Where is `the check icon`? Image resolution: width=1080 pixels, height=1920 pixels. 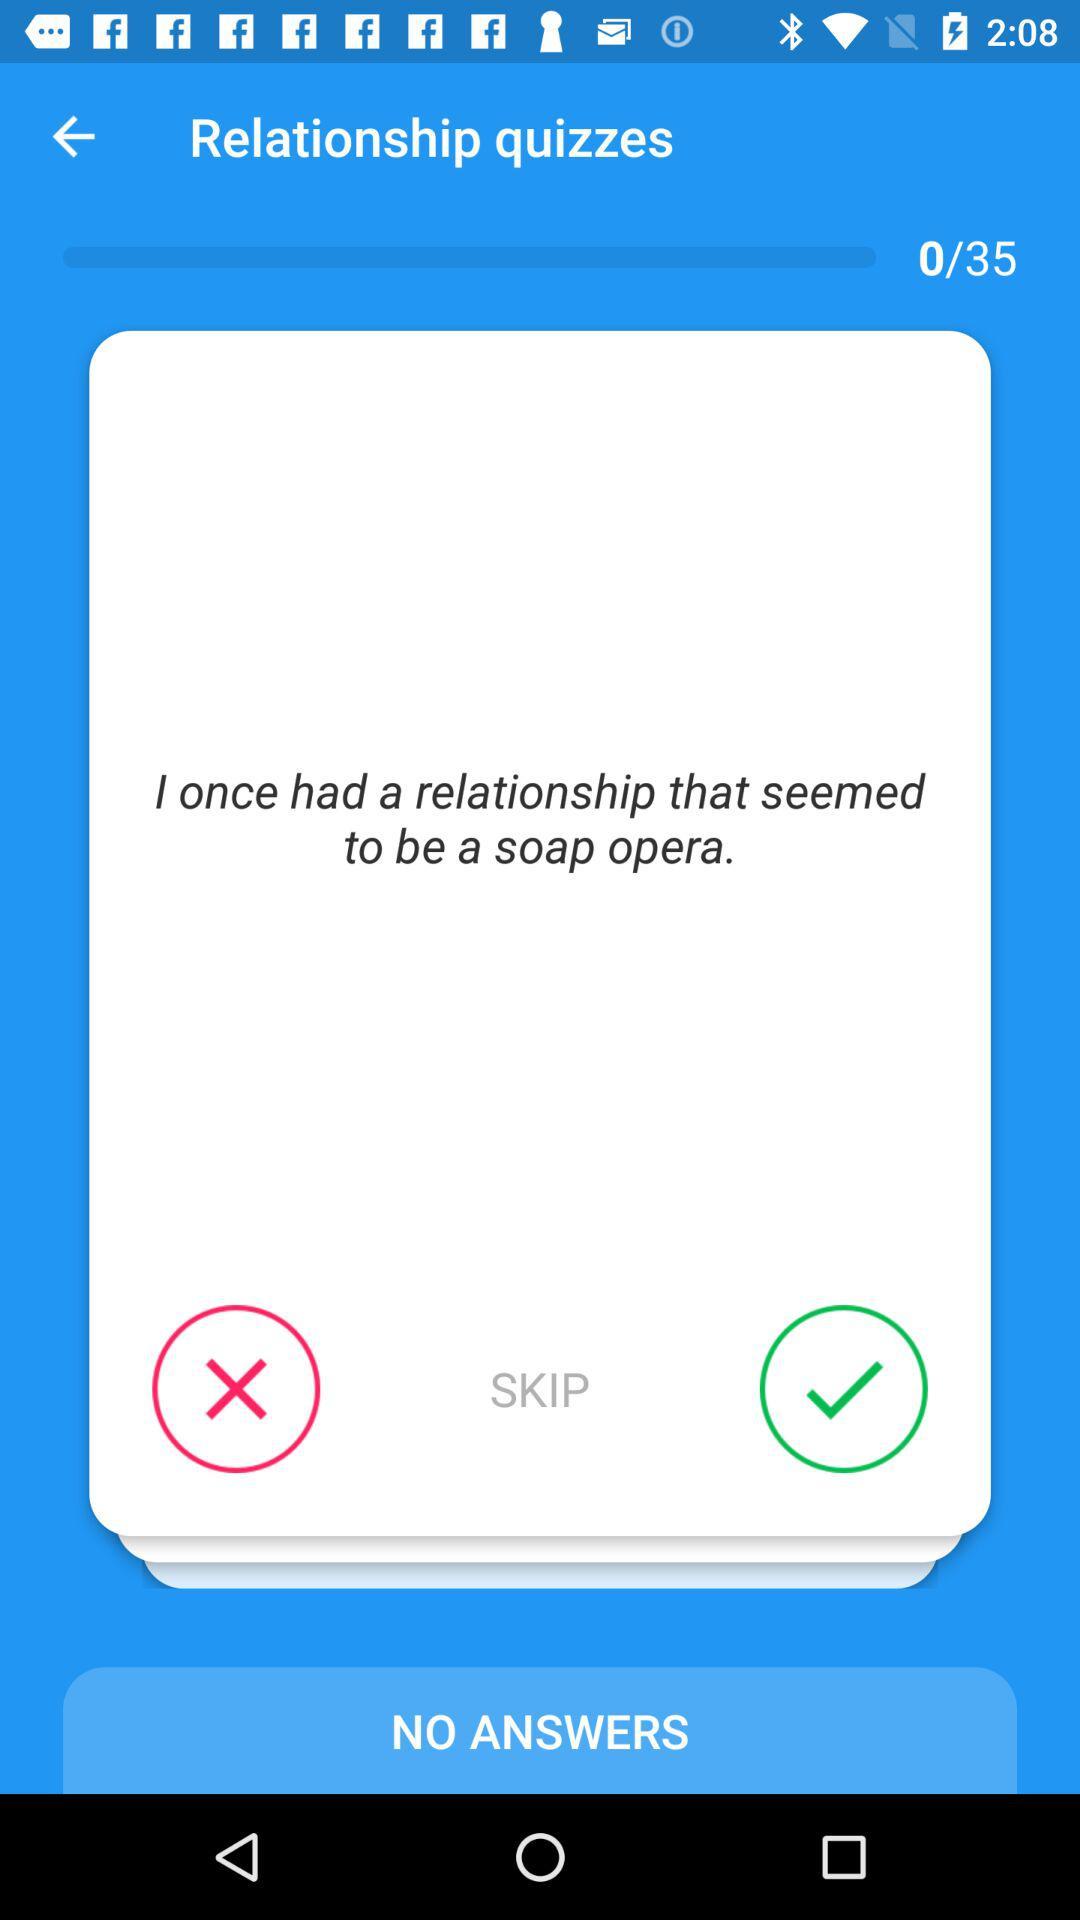
the check icon is located at coordinates (817, 1414).